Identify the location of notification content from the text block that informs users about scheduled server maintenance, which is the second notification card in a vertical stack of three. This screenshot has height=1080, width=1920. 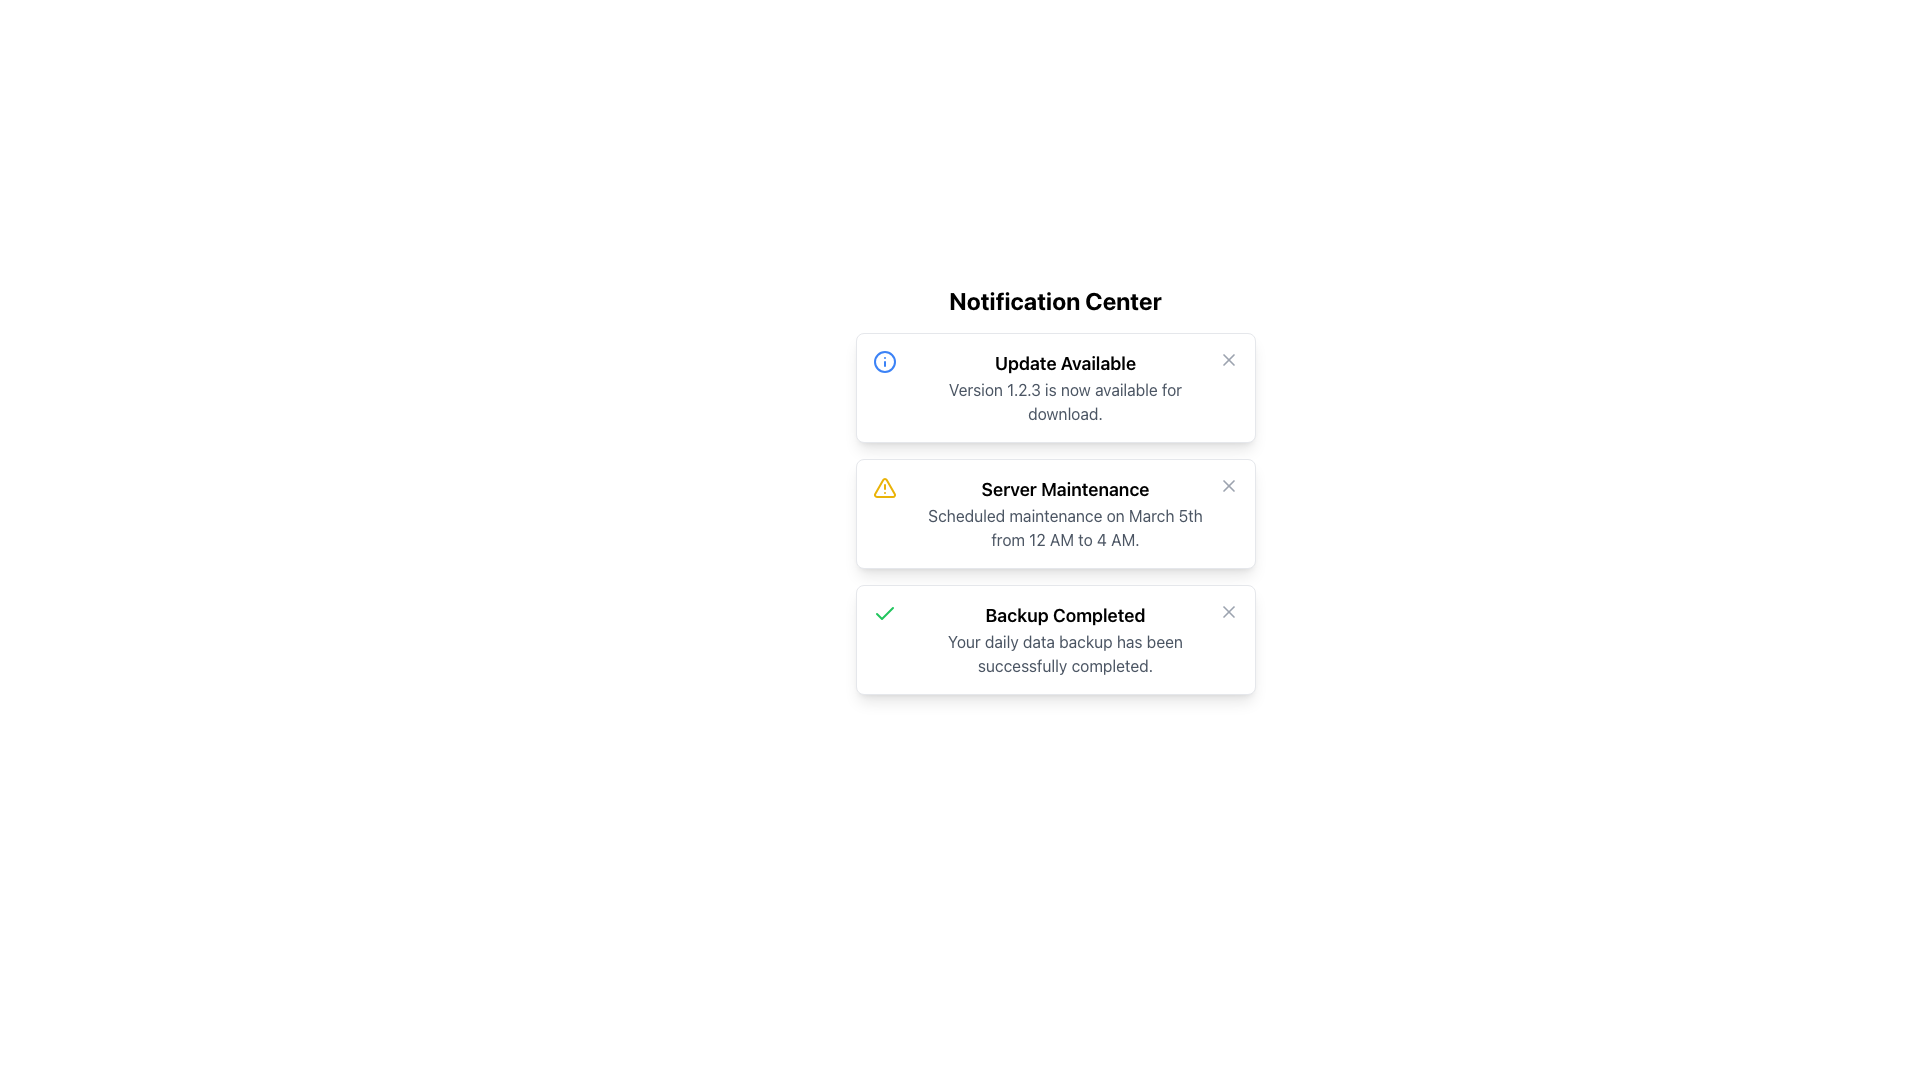
(1064, 512).